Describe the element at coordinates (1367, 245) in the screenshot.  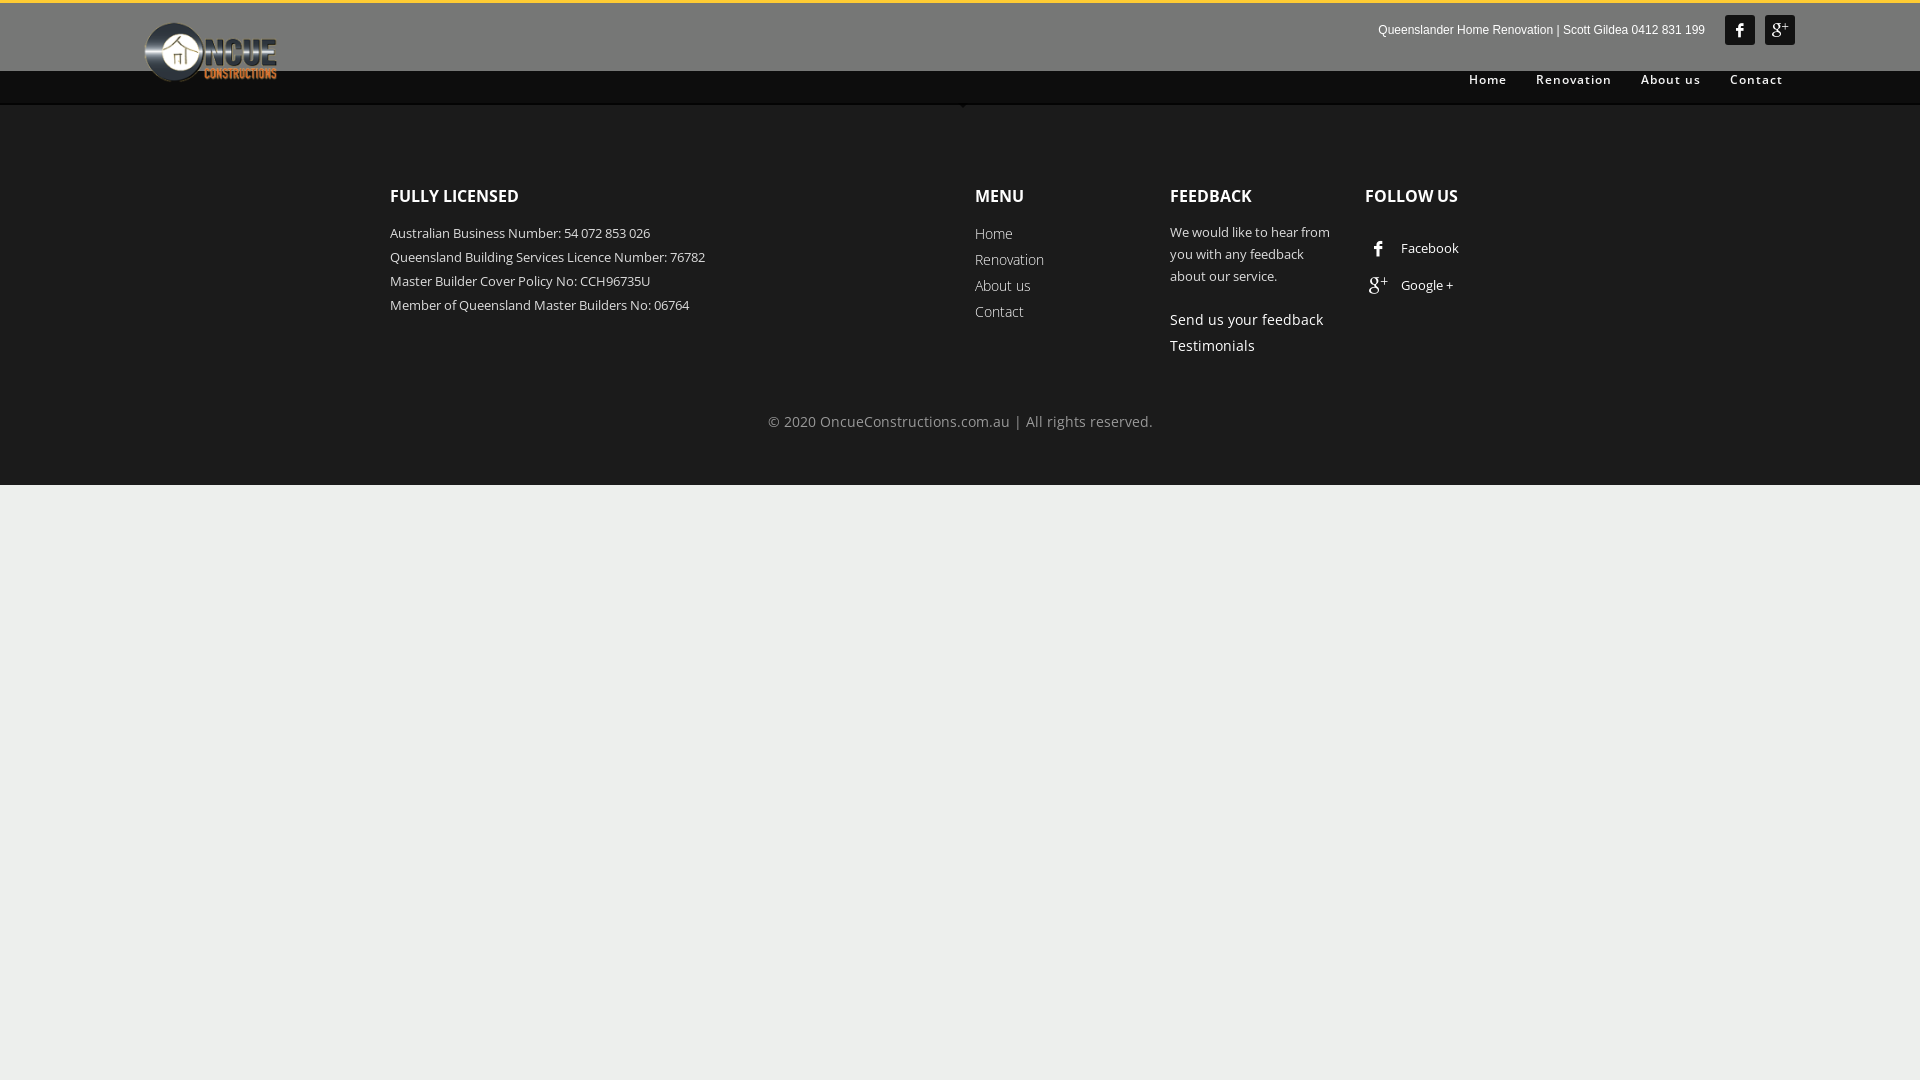
I see `'Facebook'` at that location.